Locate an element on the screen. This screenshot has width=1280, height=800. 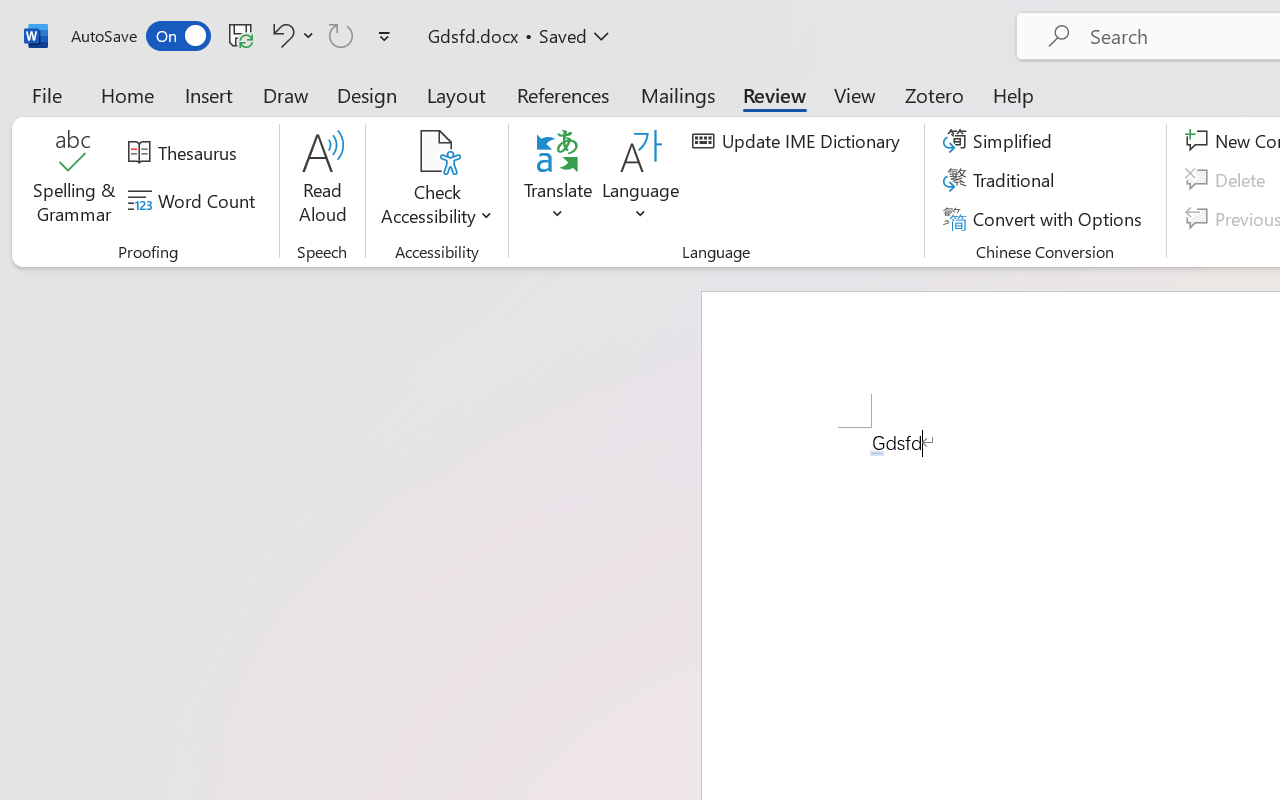
'Delete' is located at coordinates (1227, 179).